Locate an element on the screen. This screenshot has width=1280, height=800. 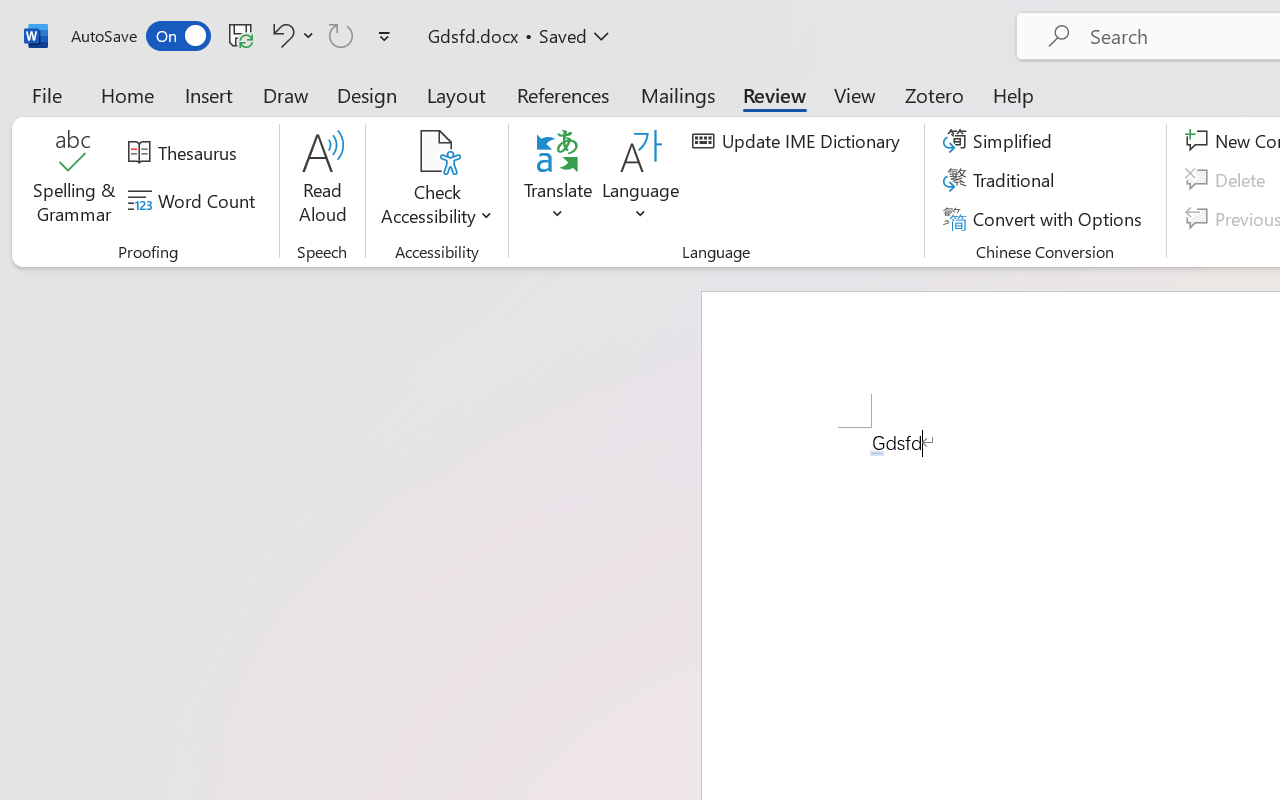
'Delete' is located at coordinates (1227, 179).